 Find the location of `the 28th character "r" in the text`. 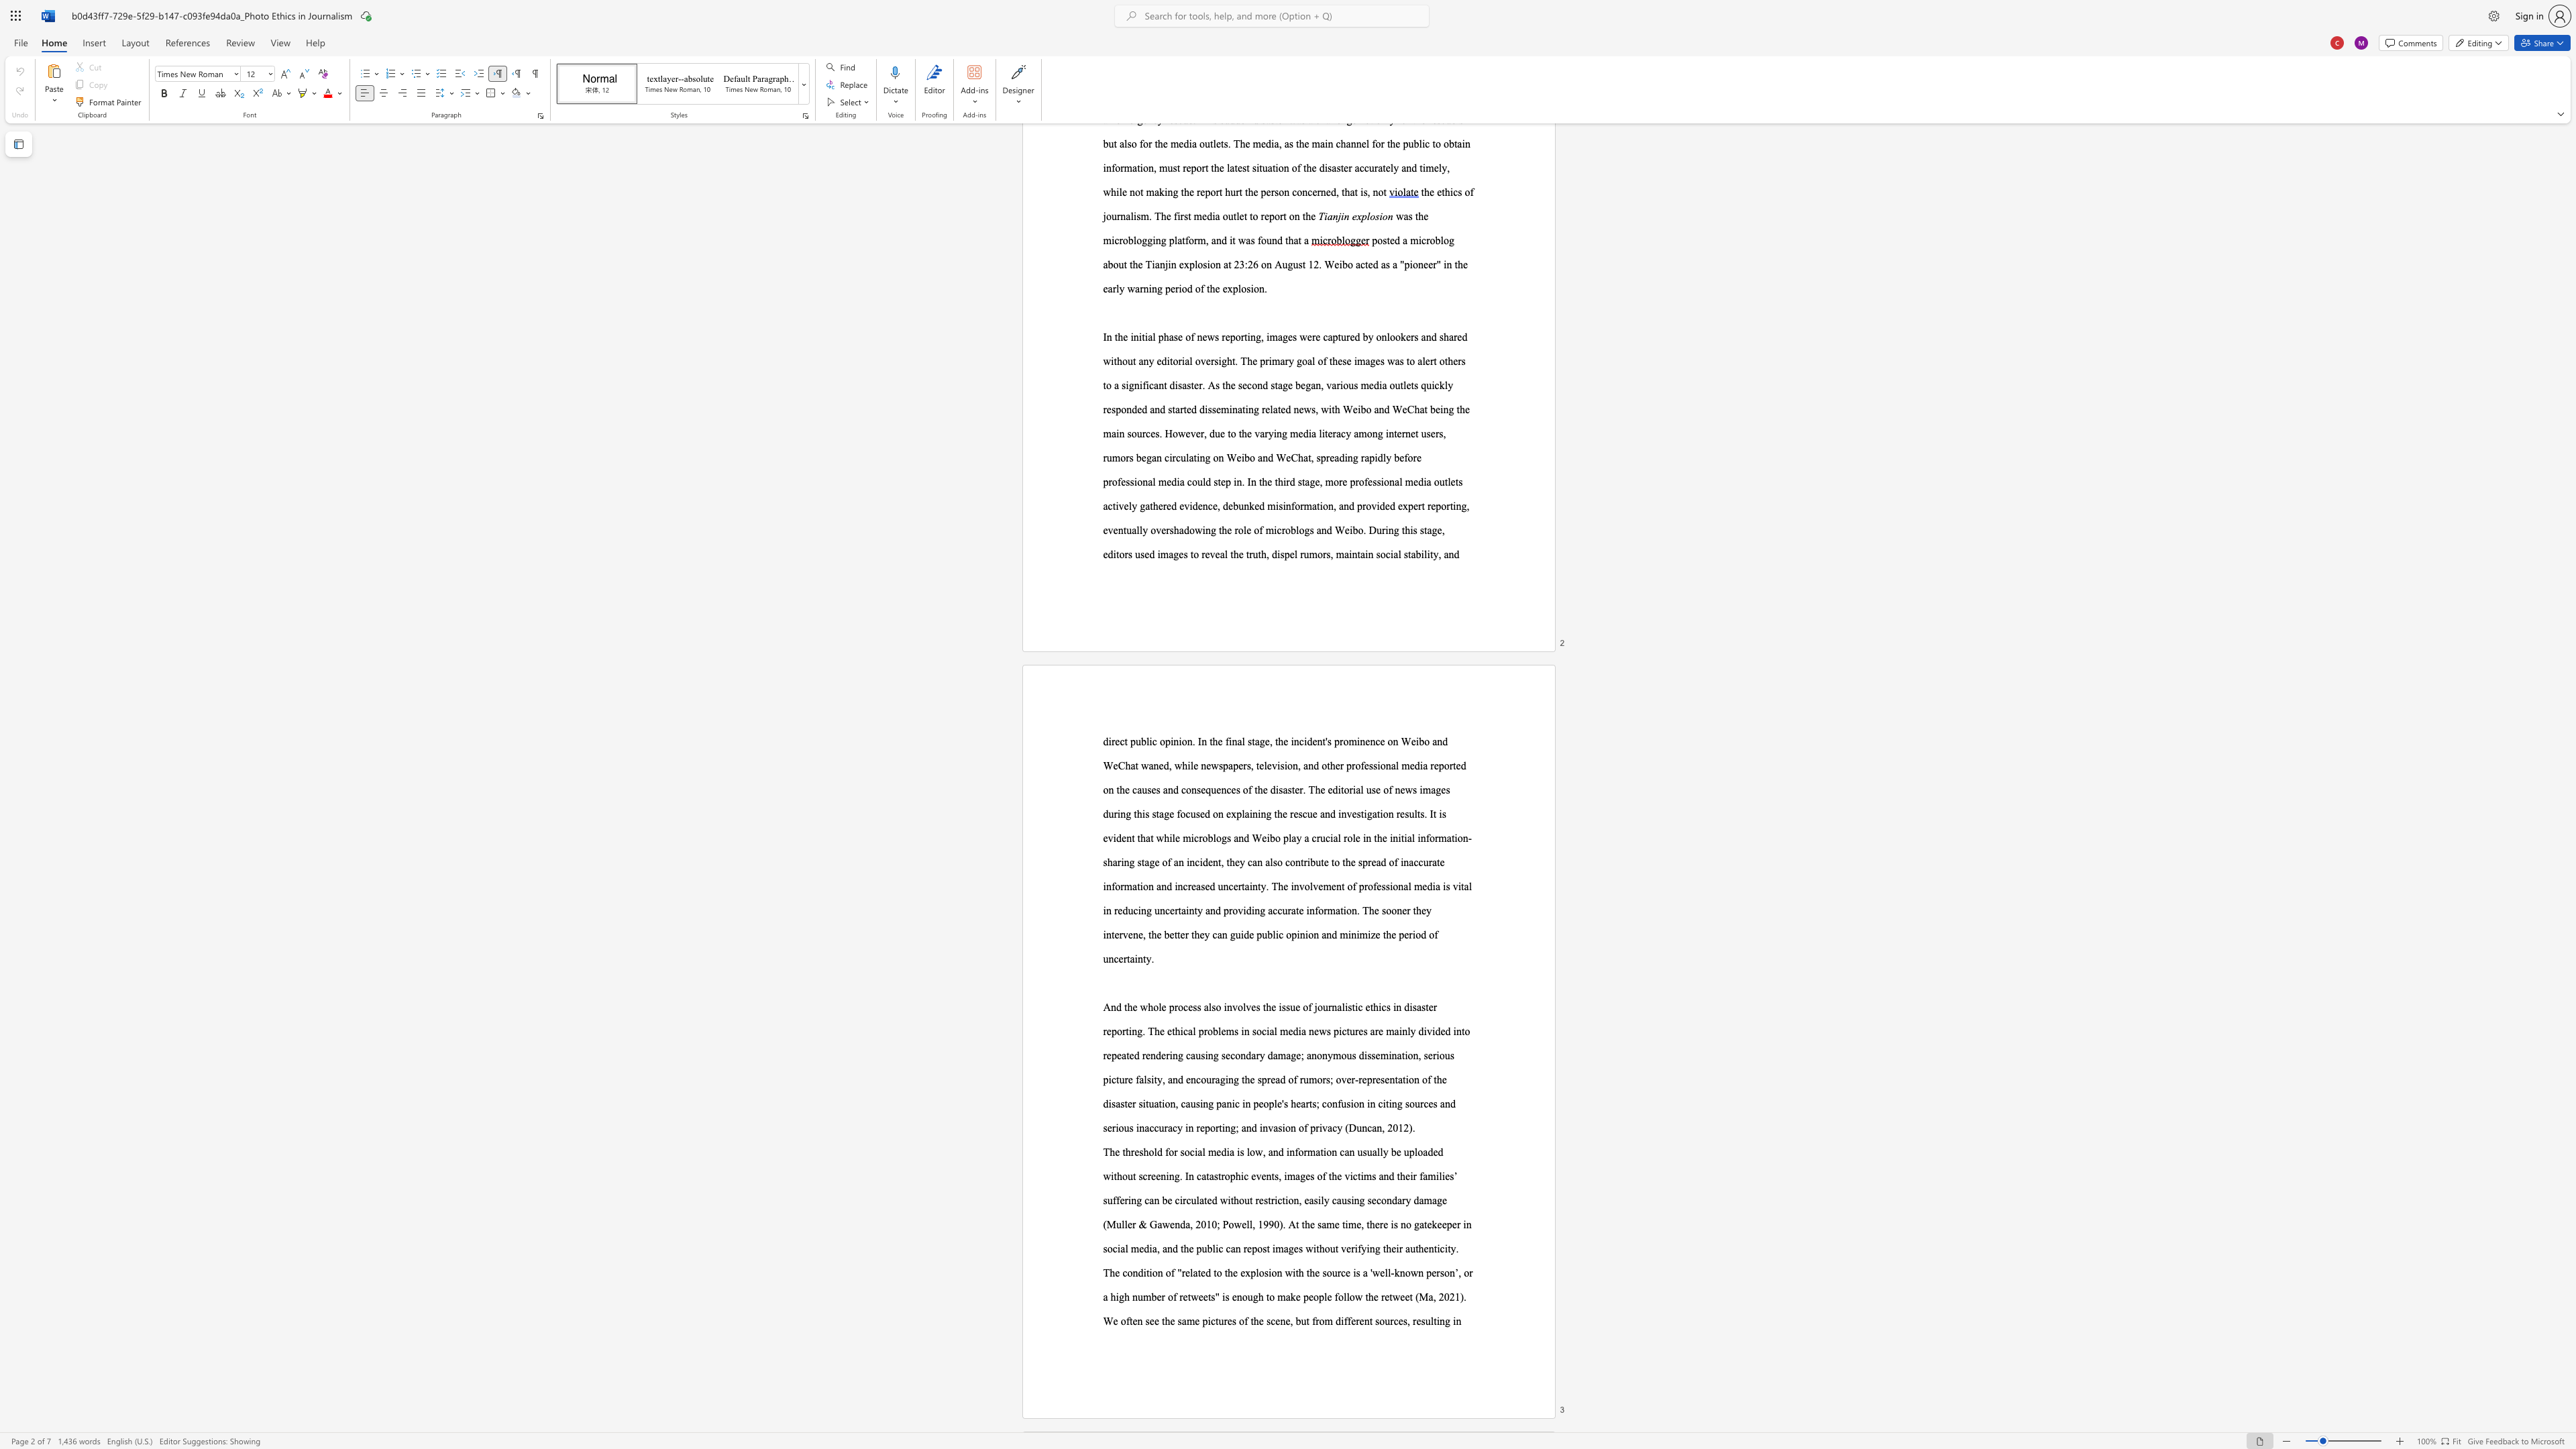

the 28th character "r" in the text is located at coordinates (1316, 1128).